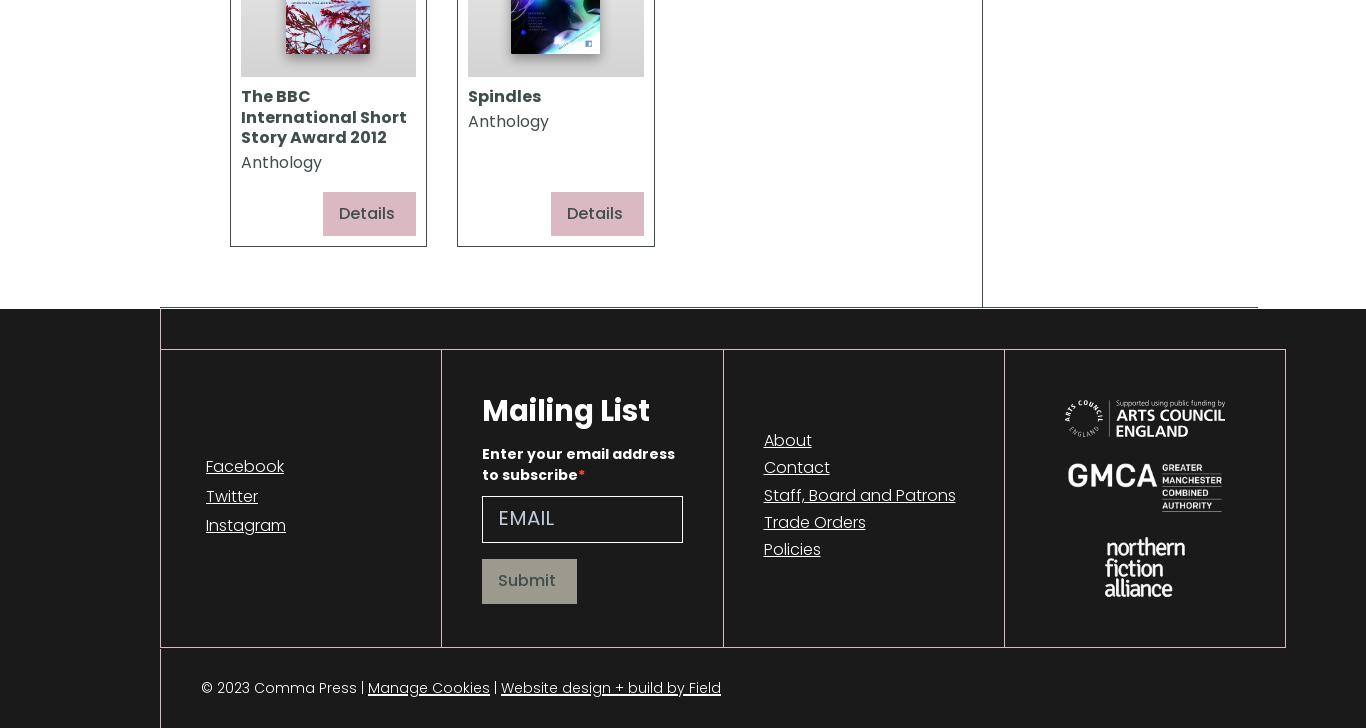 The height and width of the screenshot is (728, 1366). What do you see at coordinates (495, 687) in the screenshot?
I see `'|'` at bounding box center [495, 687].